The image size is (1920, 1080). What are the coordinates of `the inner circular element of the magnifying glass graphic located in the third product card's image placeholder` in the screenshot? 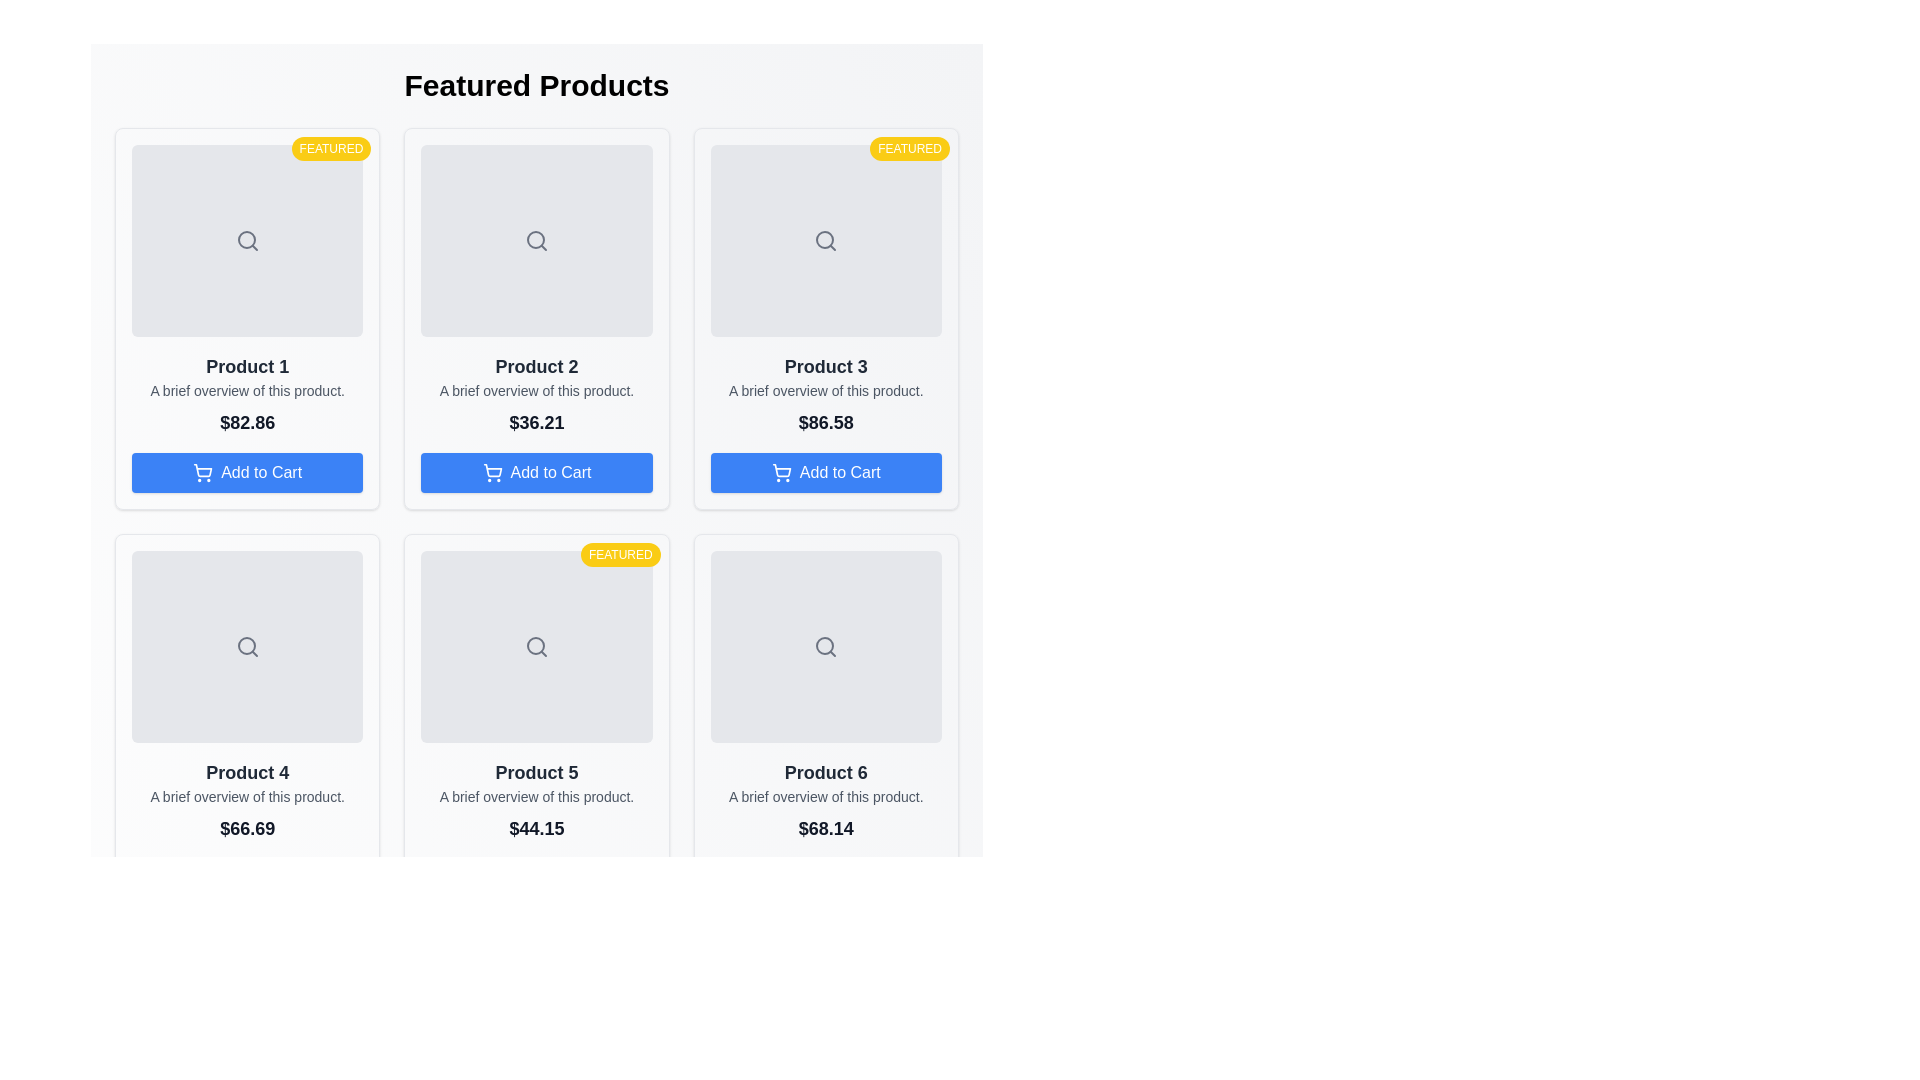 It's located at (825, 238).